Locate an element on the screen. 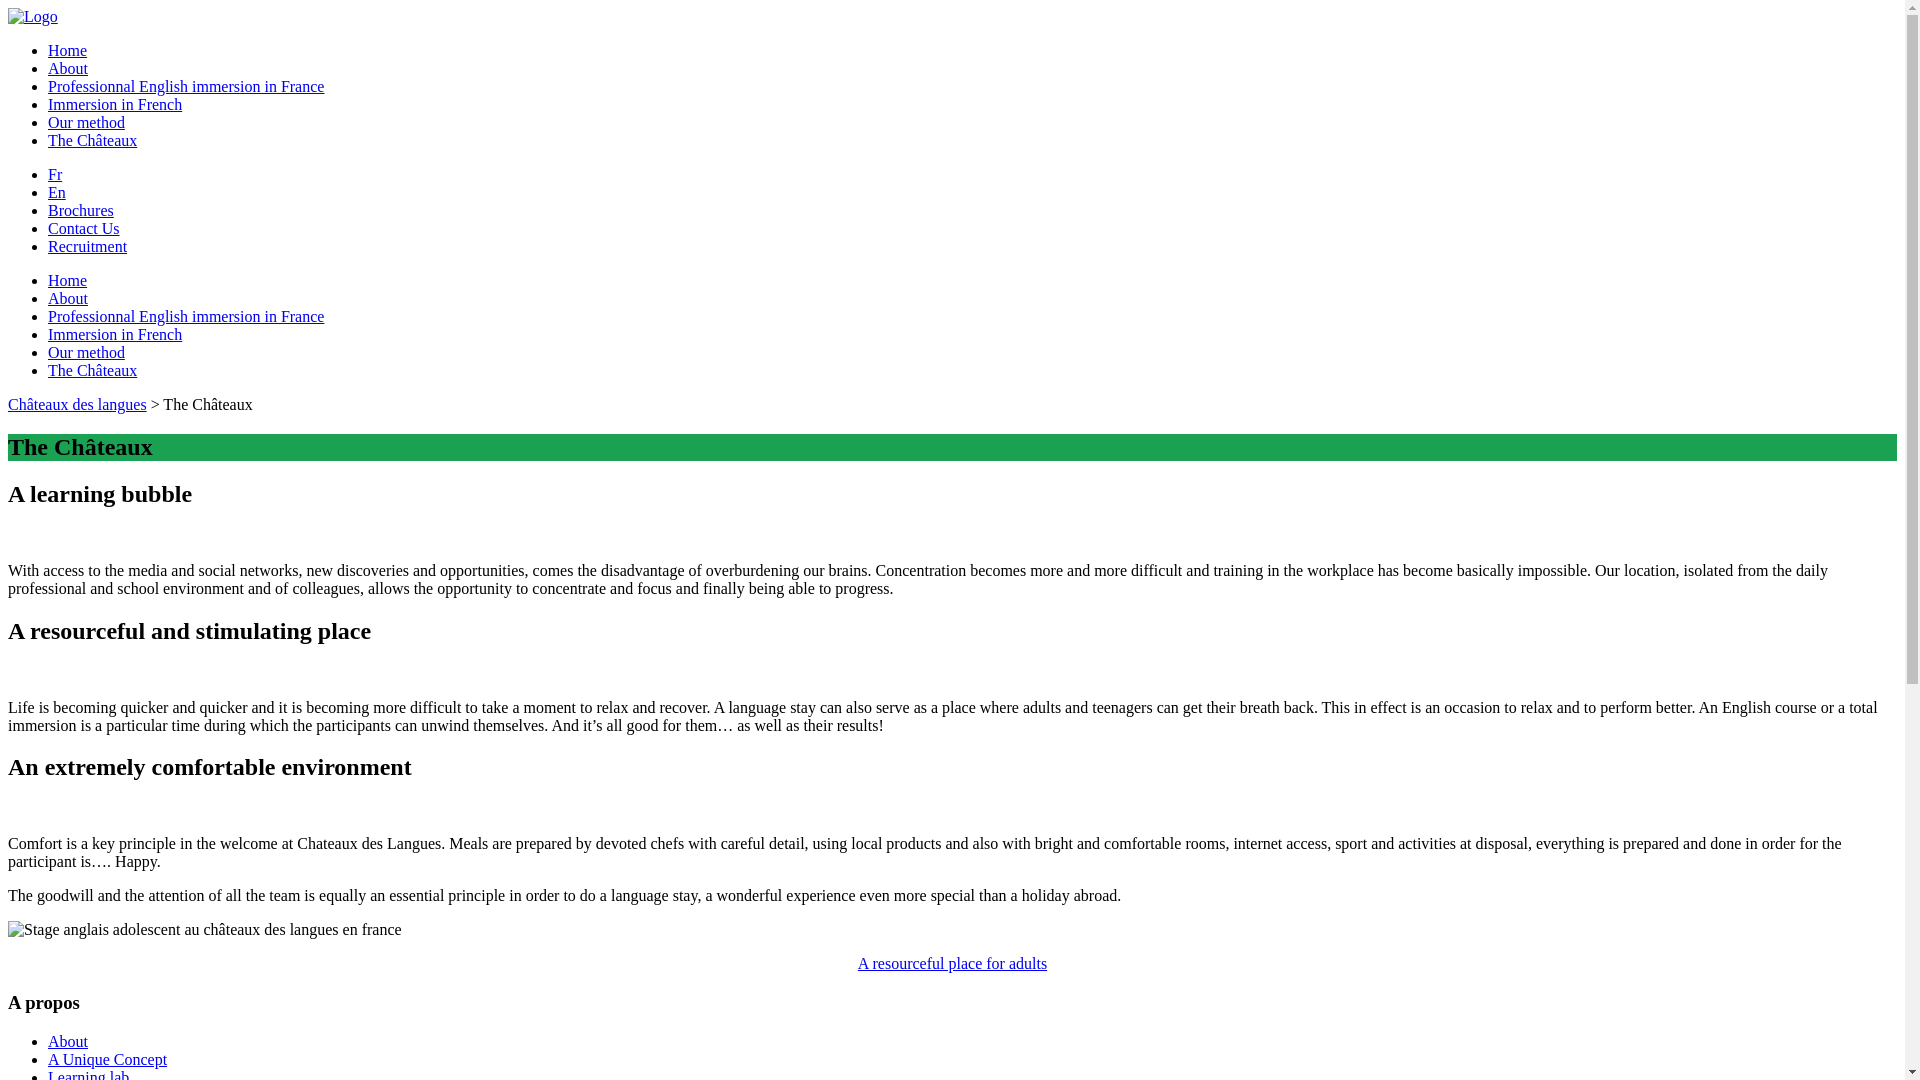  'Brochures' is located at coordinates (80, 210).